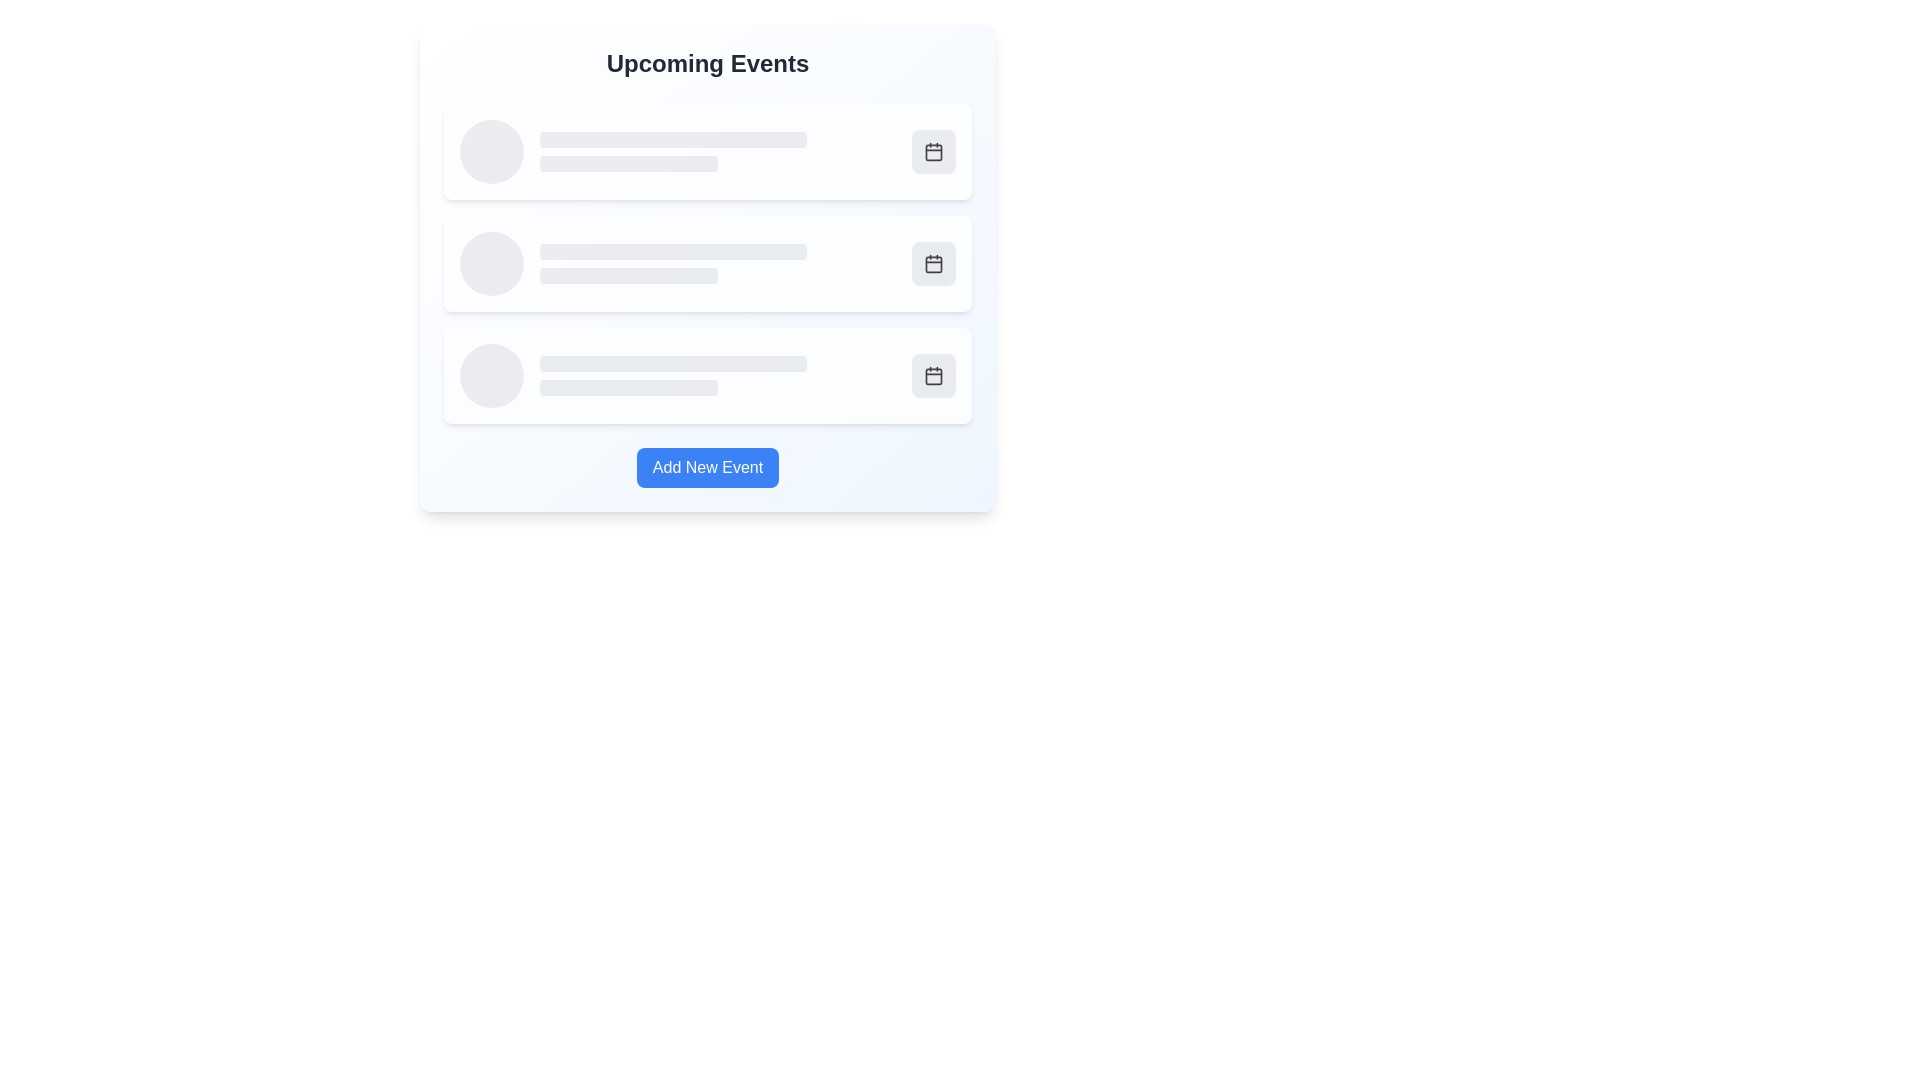  What do you see at coordinates (933, 262) in the screenshot?
I see `the small rounded calendar icon located in the top-right corner of the second row of the list` at bounding box center [933, 262].